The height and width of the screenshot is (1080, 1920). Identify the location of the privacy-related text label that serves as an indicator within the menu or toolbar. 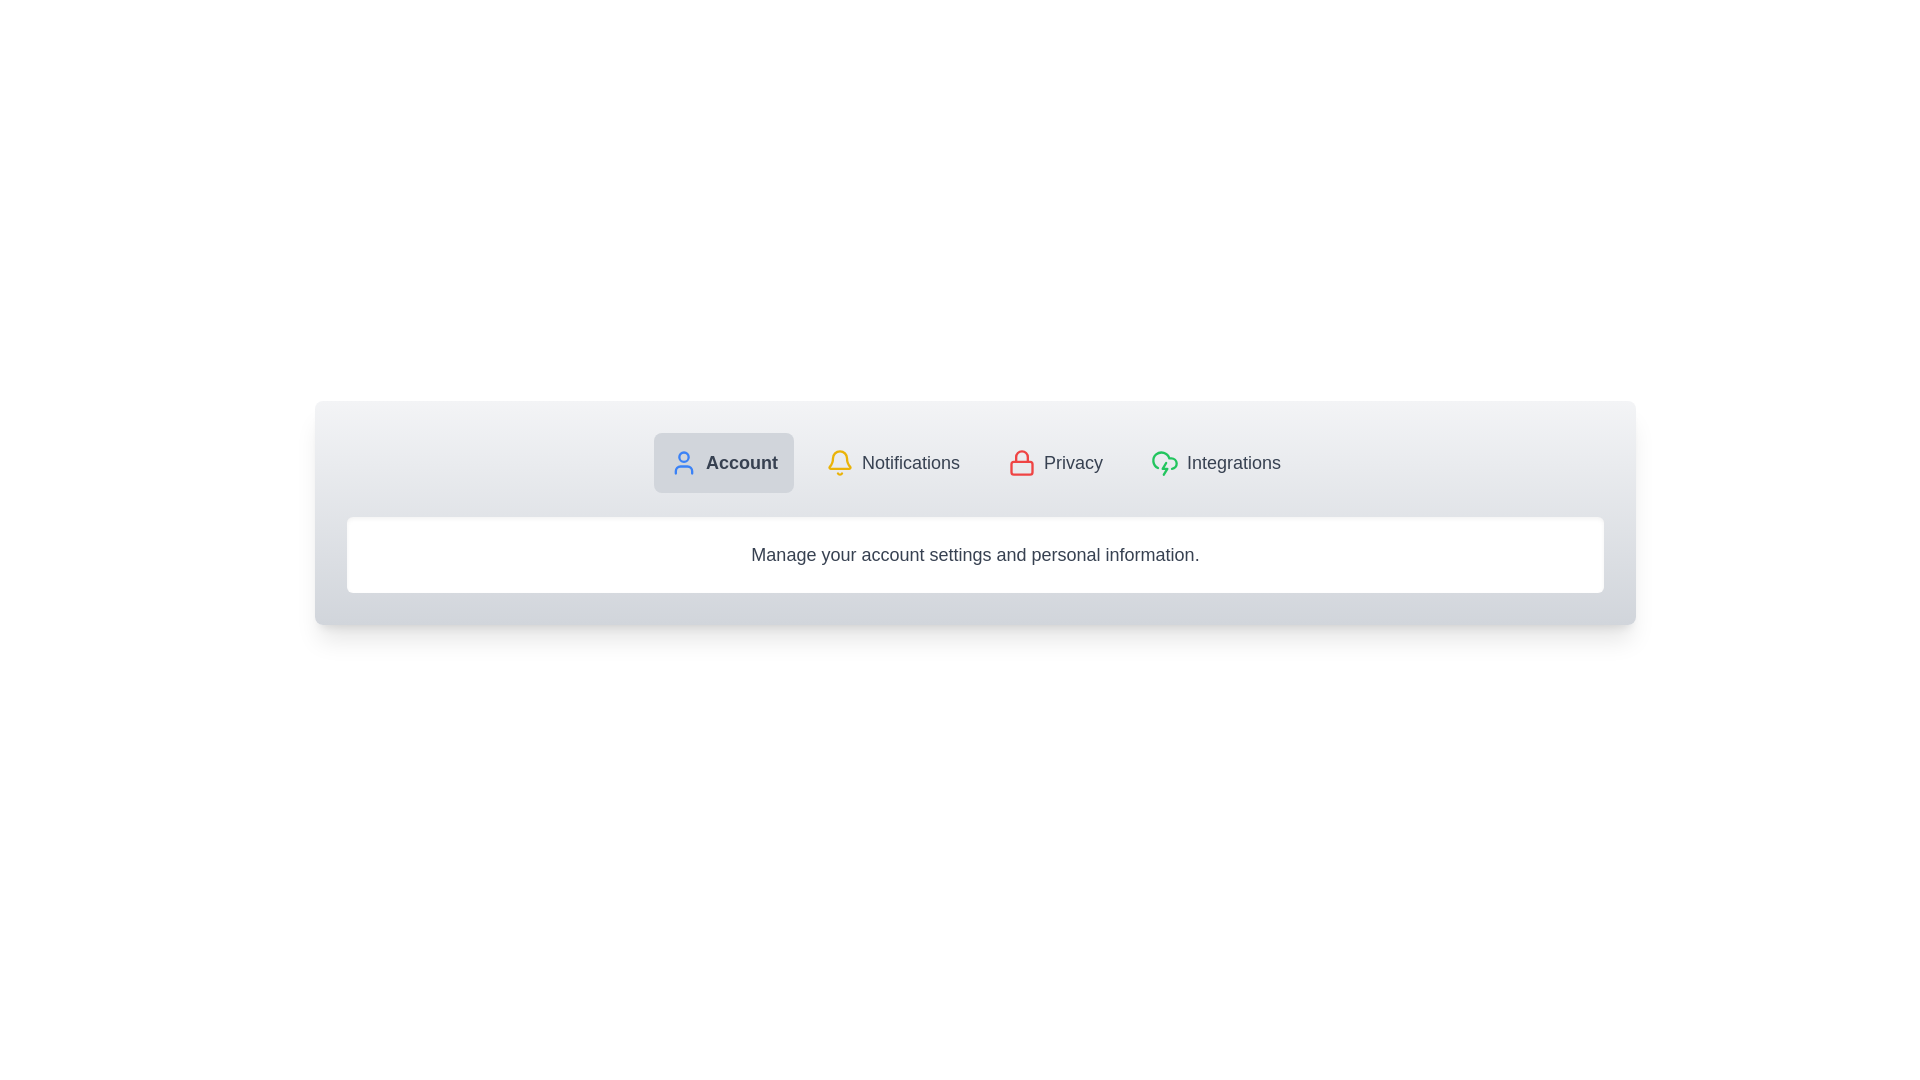
(1072, 462).